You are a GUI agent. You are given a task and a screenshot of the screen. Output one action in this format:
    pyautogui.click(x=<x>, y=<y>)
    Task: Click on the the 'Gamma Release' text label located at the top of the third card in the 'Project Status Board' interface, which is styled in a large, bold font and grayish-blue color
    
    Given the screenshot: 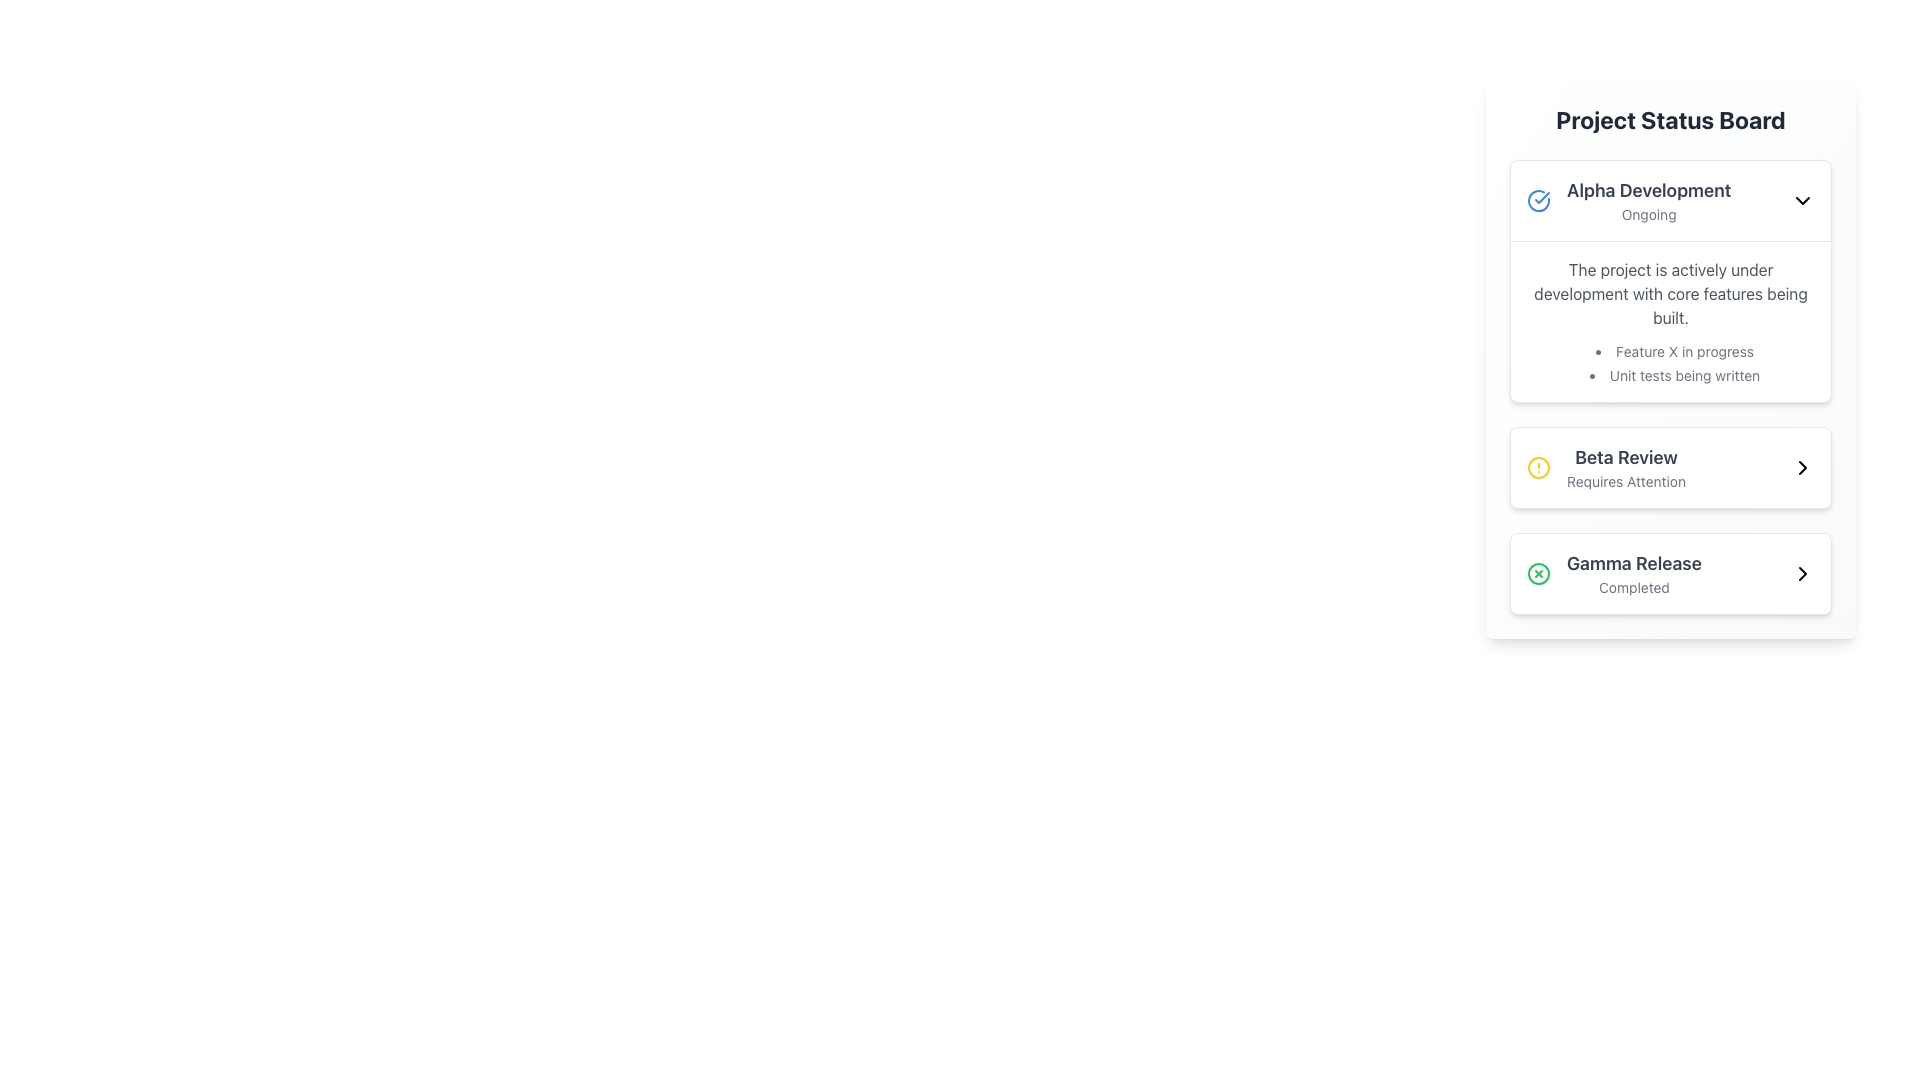 What is the action you would take?
    pyautogui.click(x=1634, y=563)
    